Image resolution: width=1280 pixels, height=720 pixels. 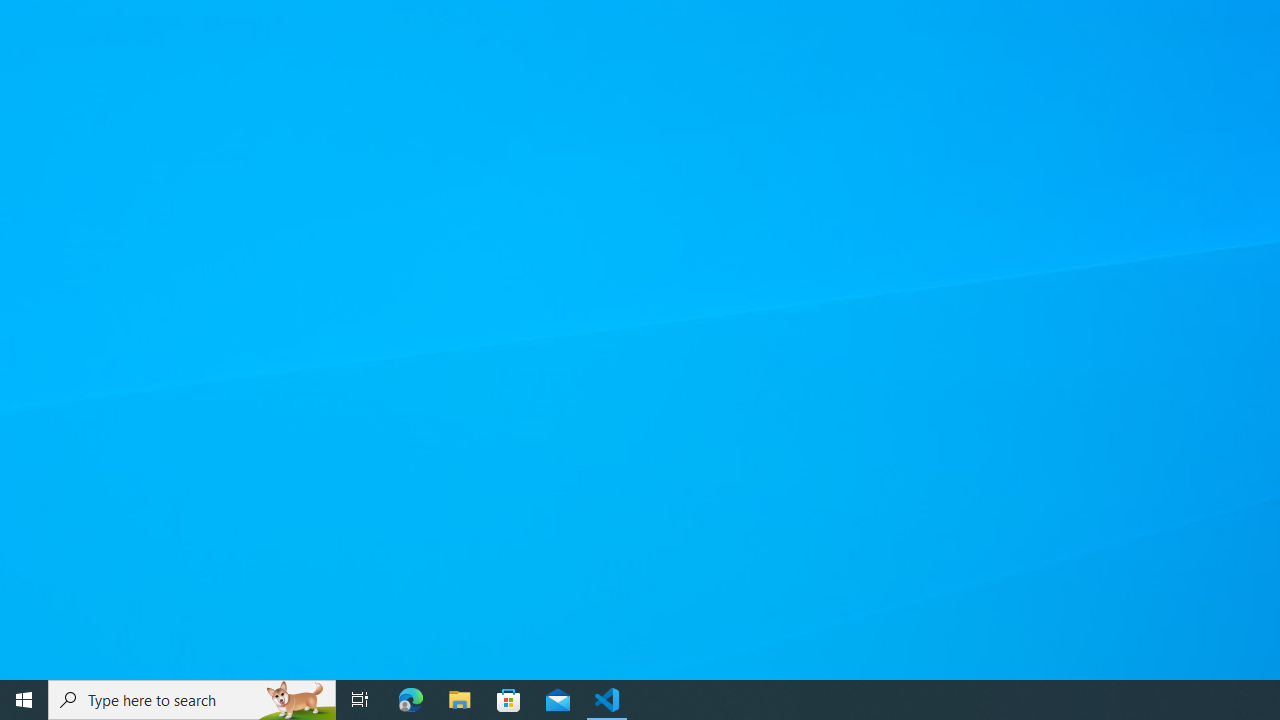 What do you see at coordinates (606, 698) in the screenshot?
I see `'Visual Studio Code - 1 running window'` at bounding box center [606, 698].